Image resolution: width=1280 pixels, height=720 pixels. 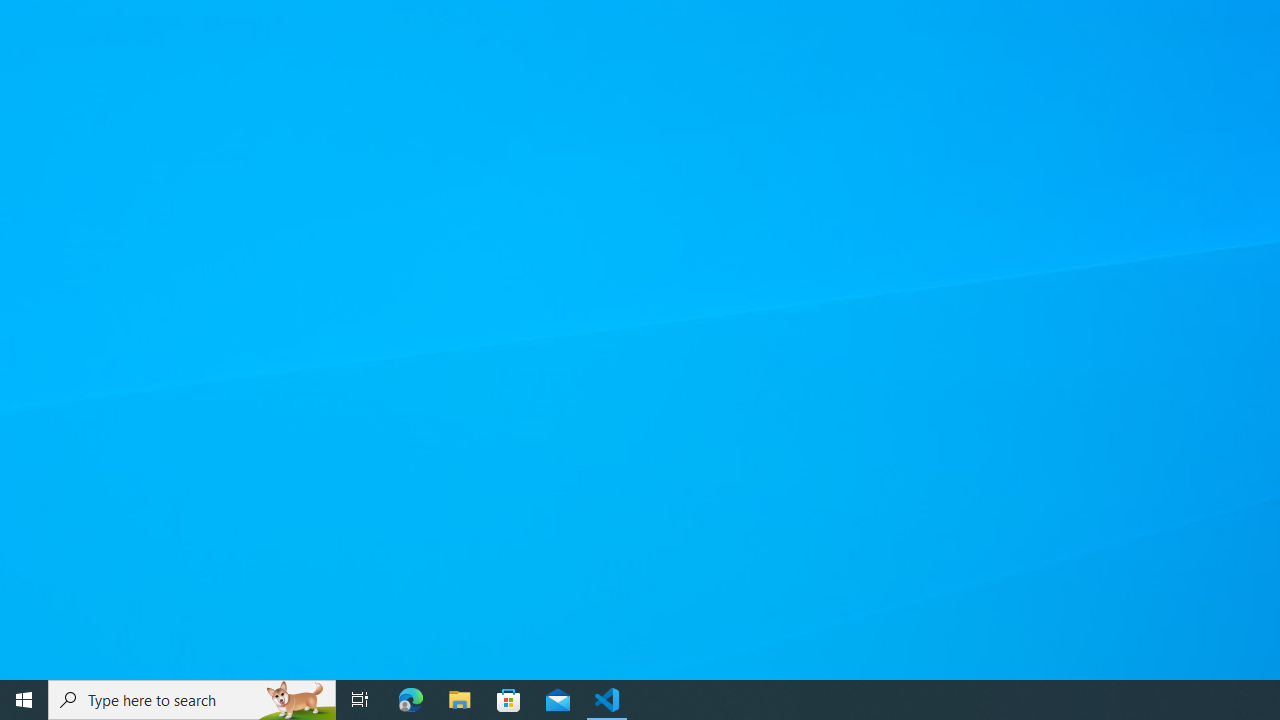 What do you see at coordinates (606, 698) in the screenshot?
I see `'Visual Studio Code - 1 running window'` at bounding box center [606, 698].